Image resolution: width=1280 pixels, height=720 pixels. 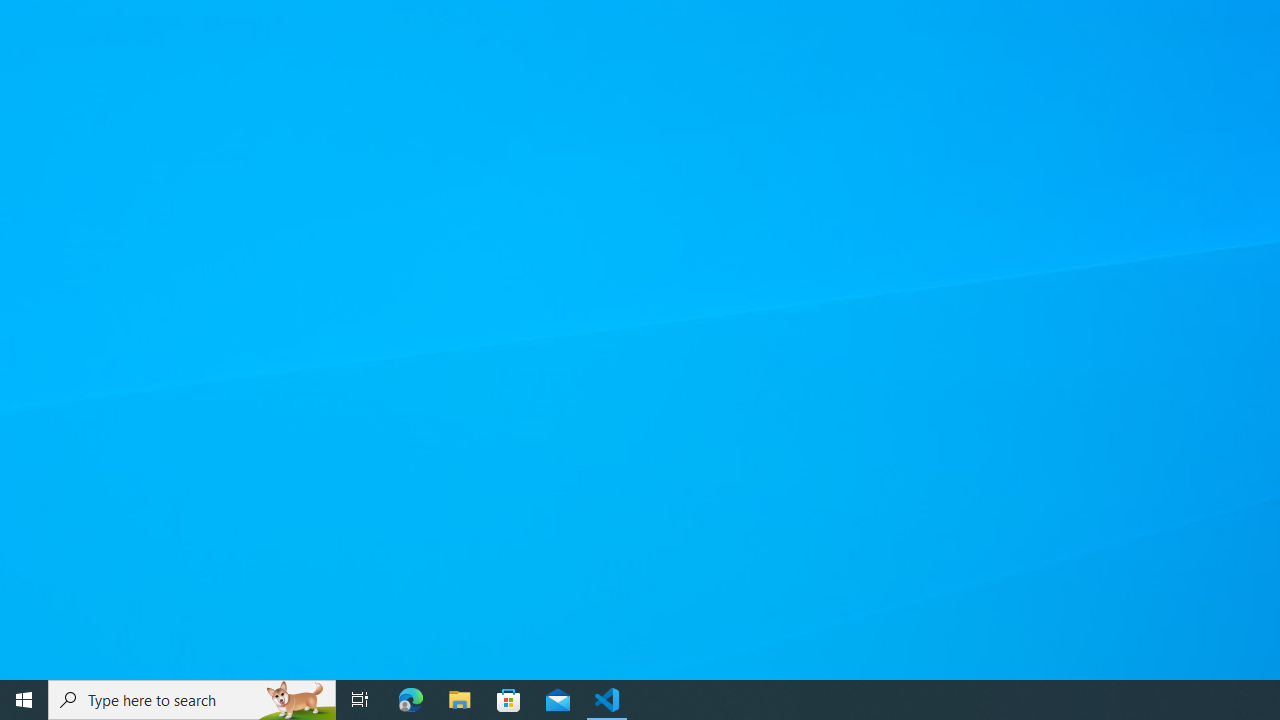 What do you see at coordinates (606, 698) in the screenshot?
I see `'Visual Studio Code - 1 running window'` at bounding box center [606, 698].